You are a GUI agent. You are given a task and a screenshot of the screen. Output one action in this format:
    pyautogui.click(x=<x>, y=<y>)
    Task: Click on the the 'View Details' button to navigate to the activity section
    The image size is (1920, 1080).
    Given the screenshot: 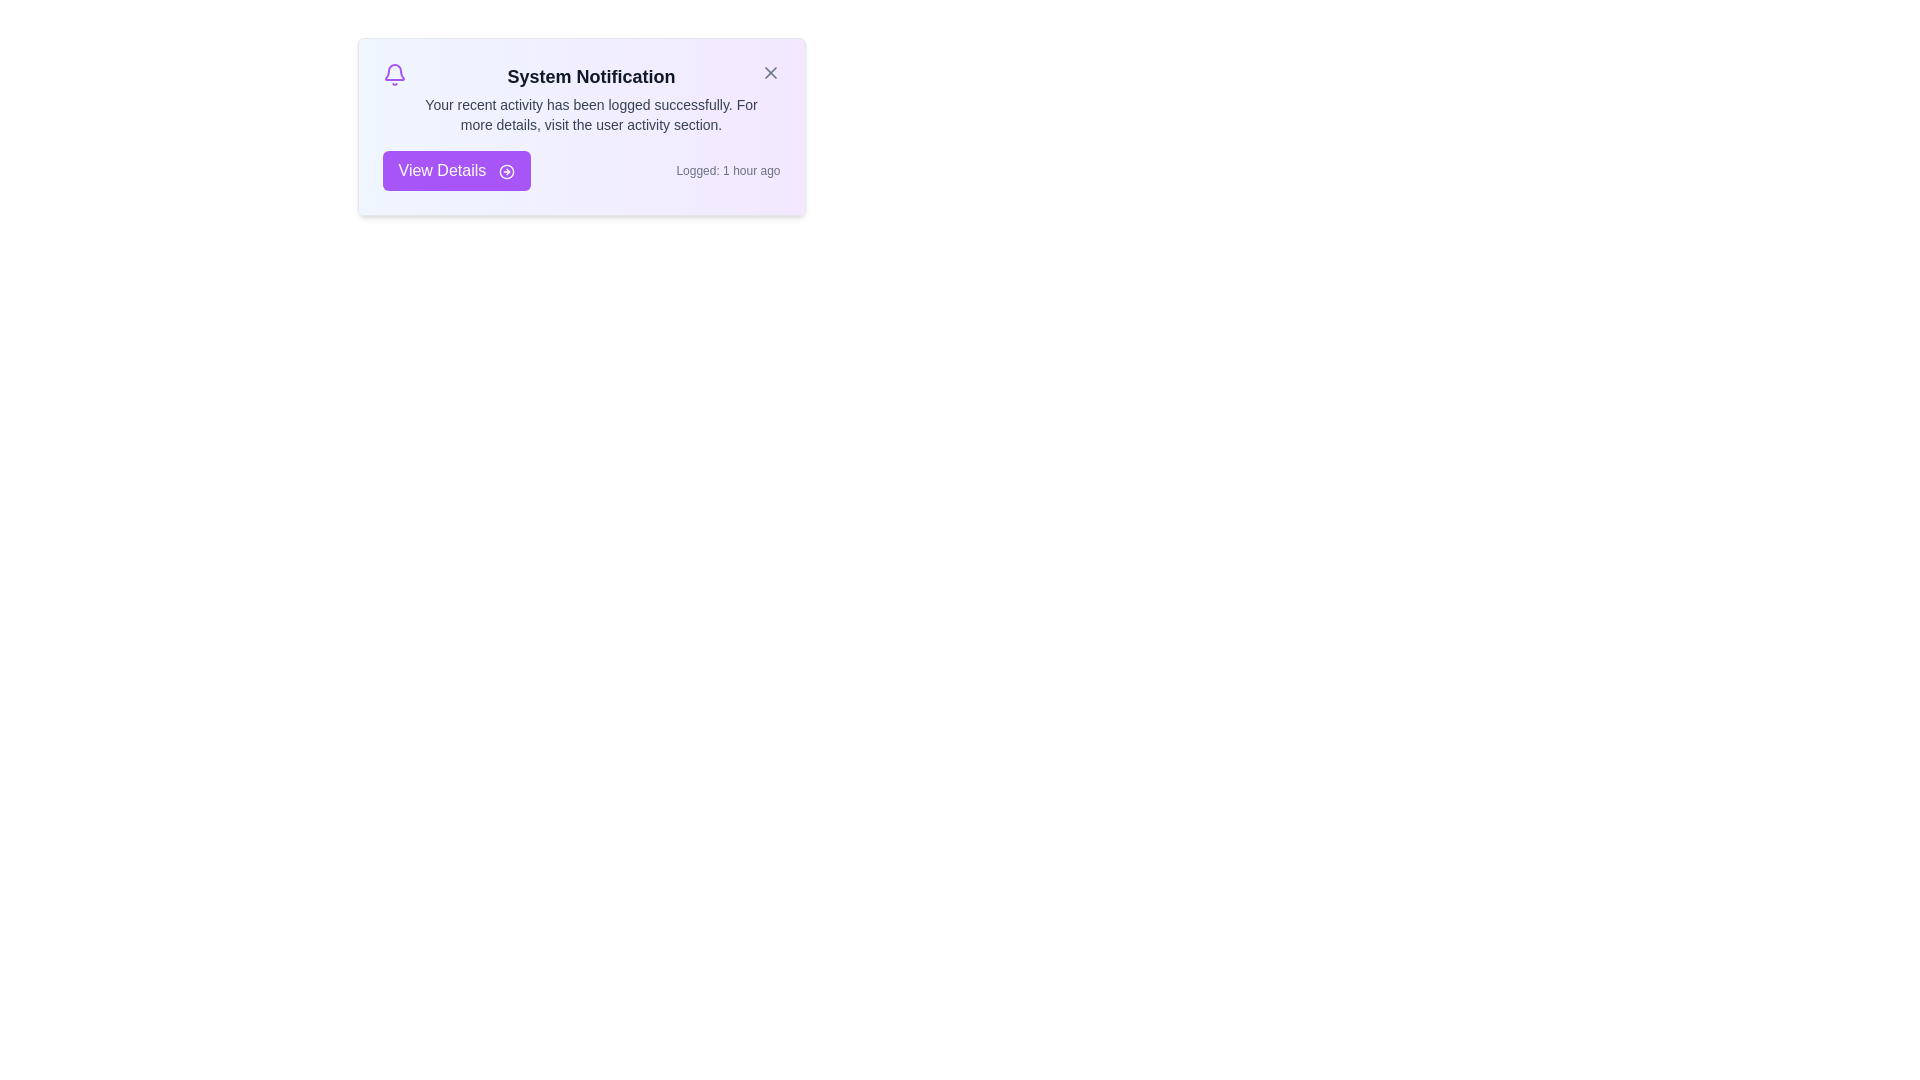 What is the action you would take?
    pyautogui.click(x=455, y=169)
    